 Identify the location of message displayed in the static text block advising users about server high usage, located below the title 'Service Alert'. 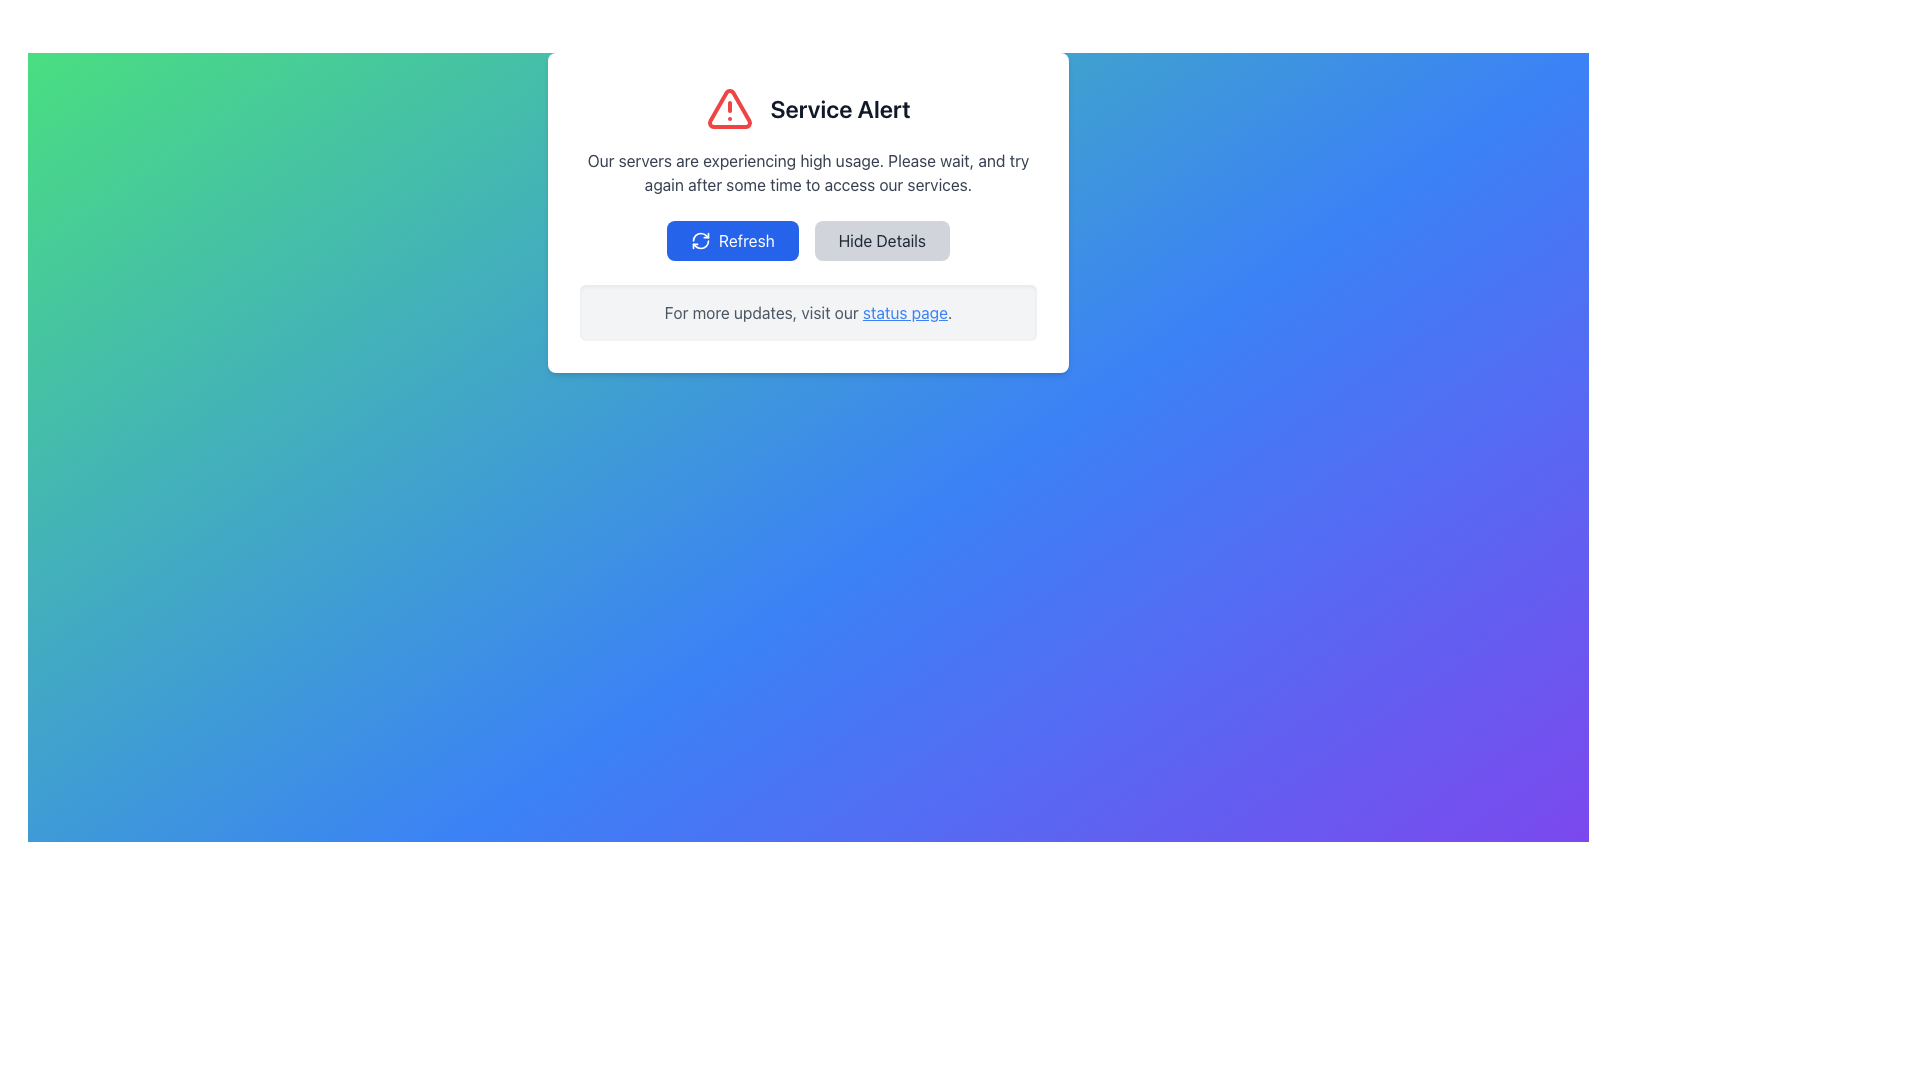
(808, 172).